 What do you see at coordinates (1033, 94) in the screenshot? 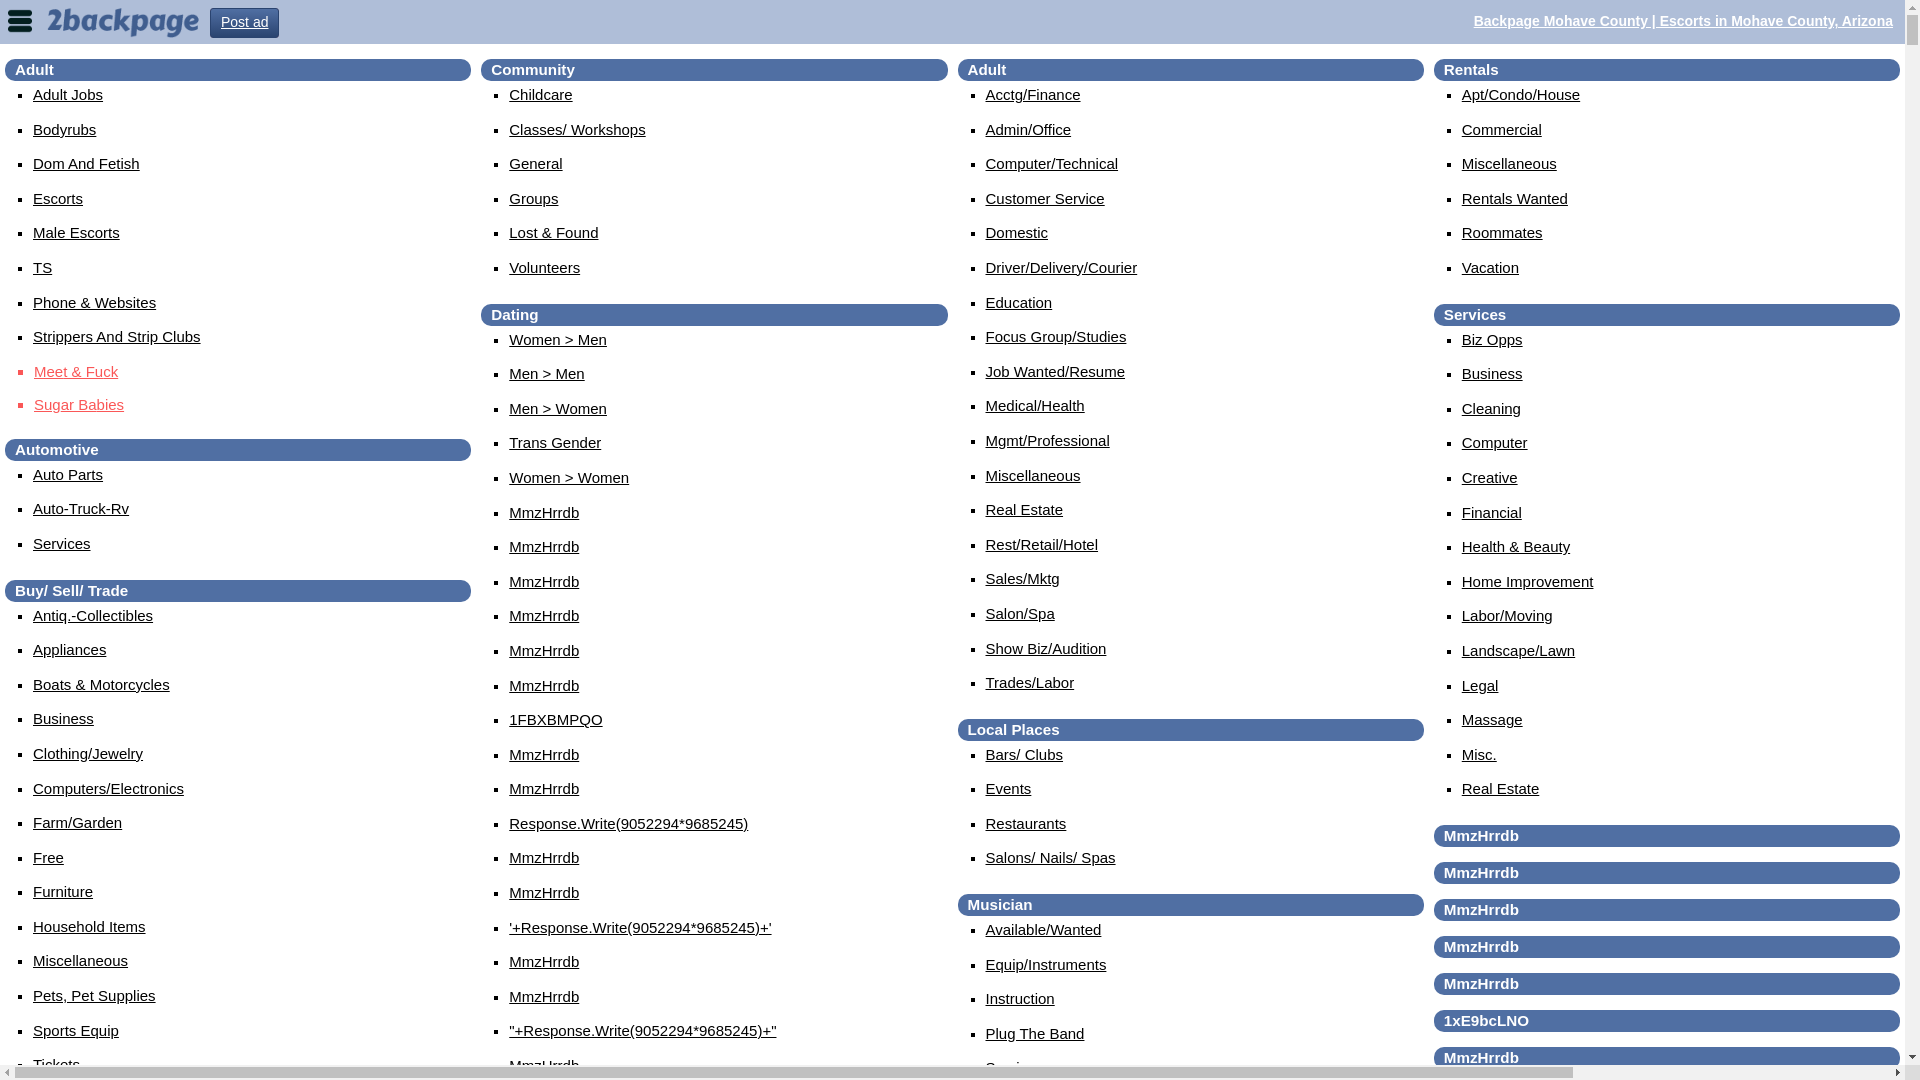
I see `'Acctg/Finance'` at bounding box center [1033, 94].